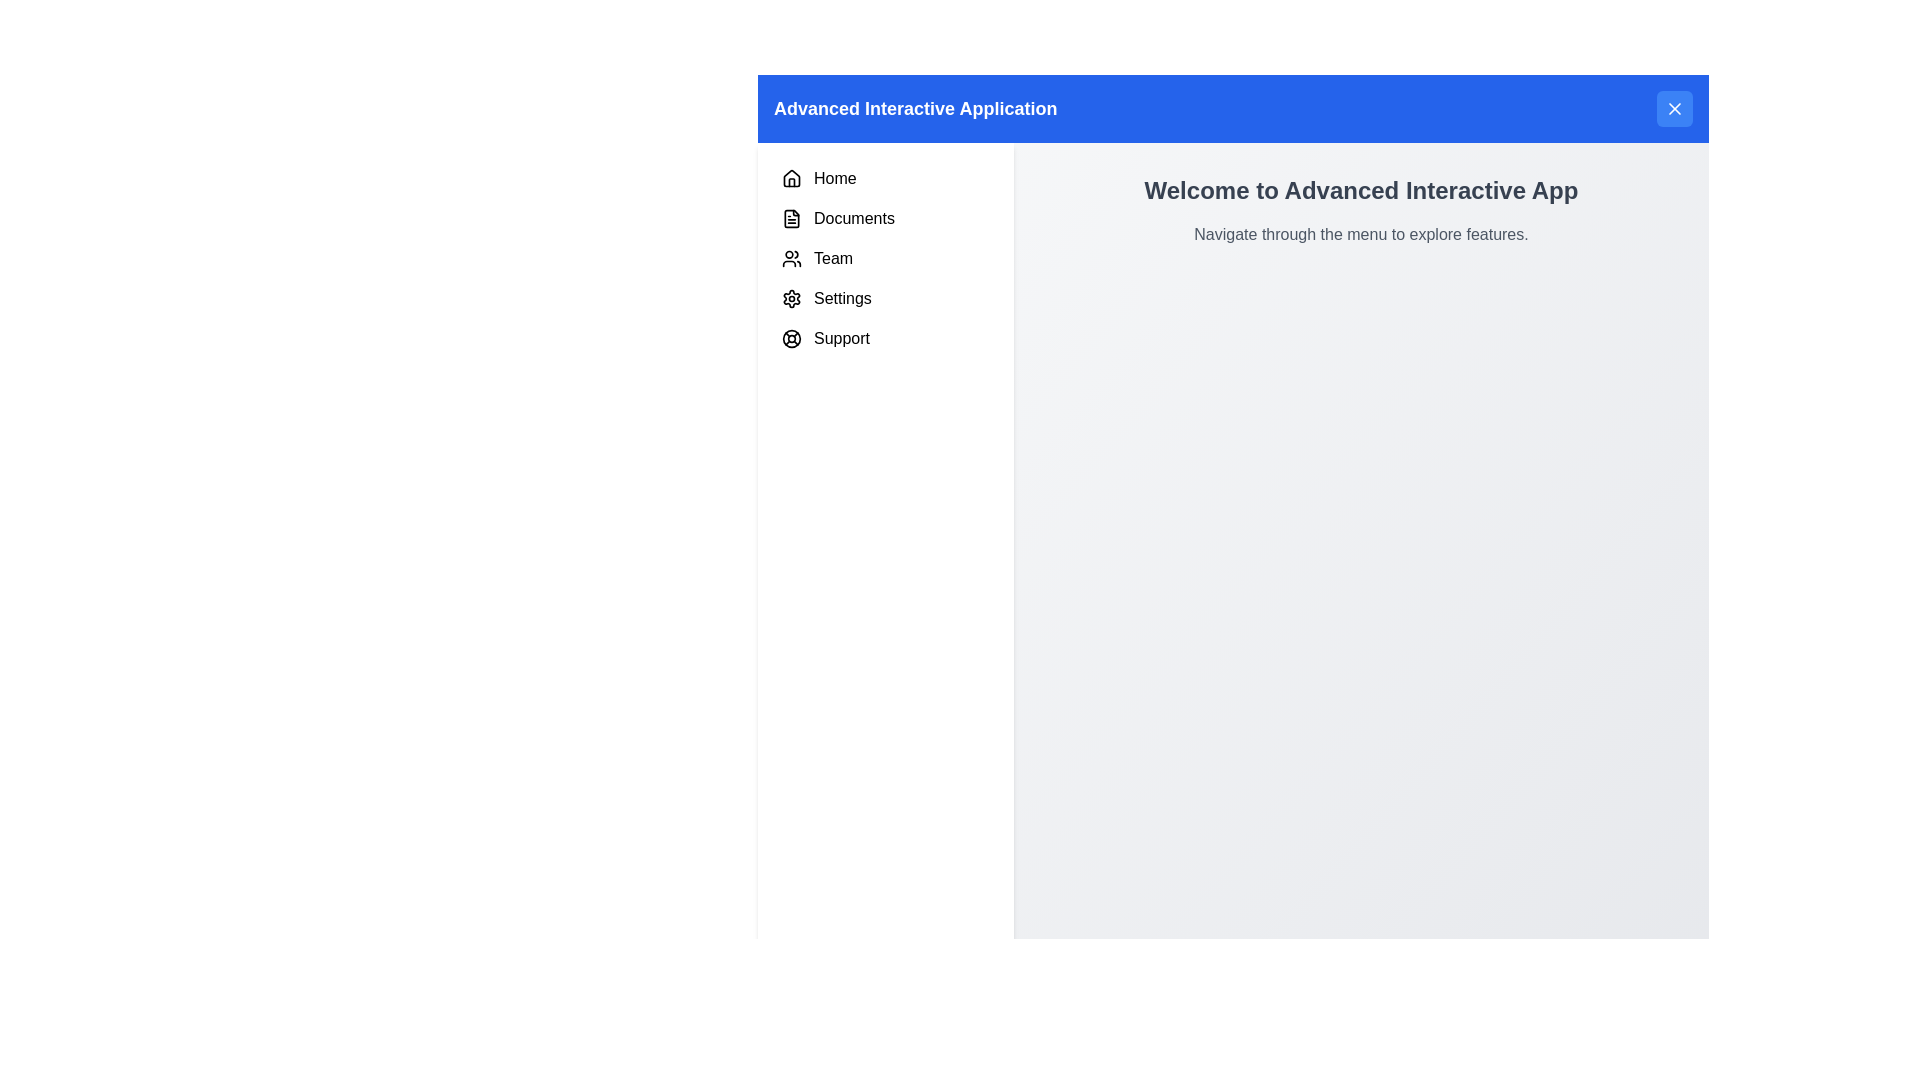  What do you see at coordinates (835, 177) in the screenshot?
I see `the 'Home' text label in the vertical navigation menu` at bounding box center [835, 177].